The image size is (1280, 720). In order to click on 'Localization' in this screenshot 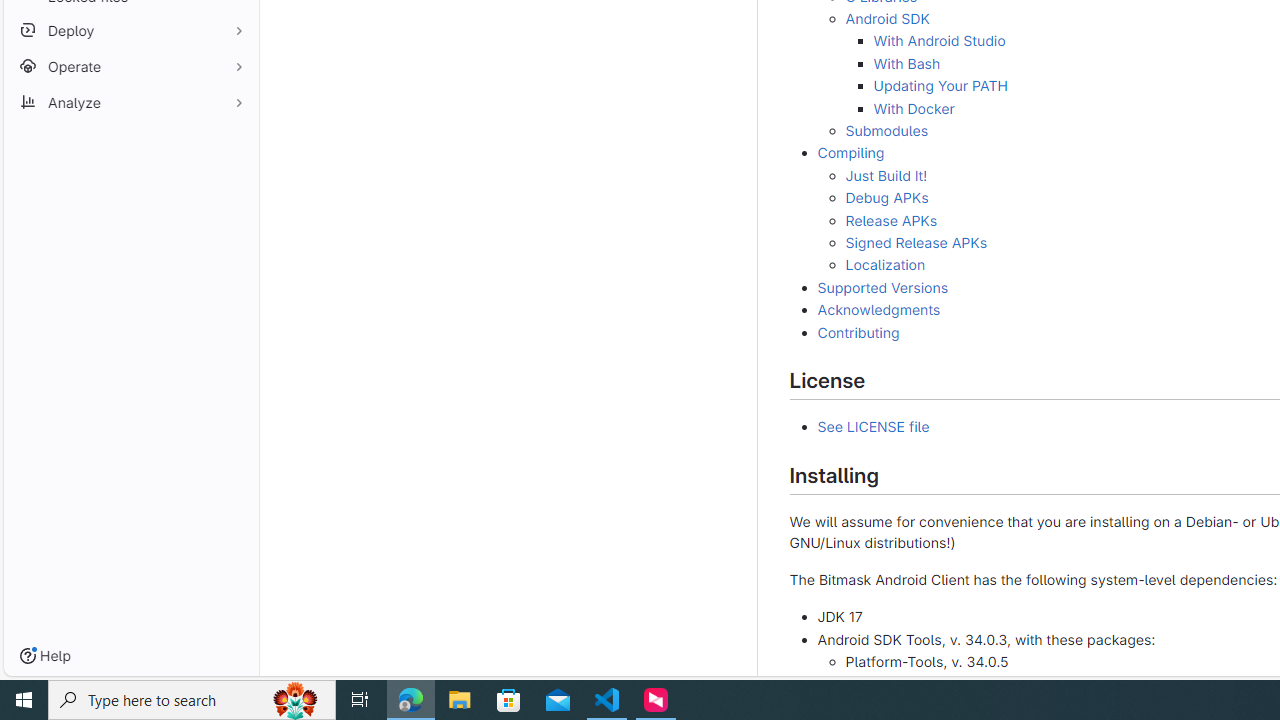, I will do `click(884, 264)`.